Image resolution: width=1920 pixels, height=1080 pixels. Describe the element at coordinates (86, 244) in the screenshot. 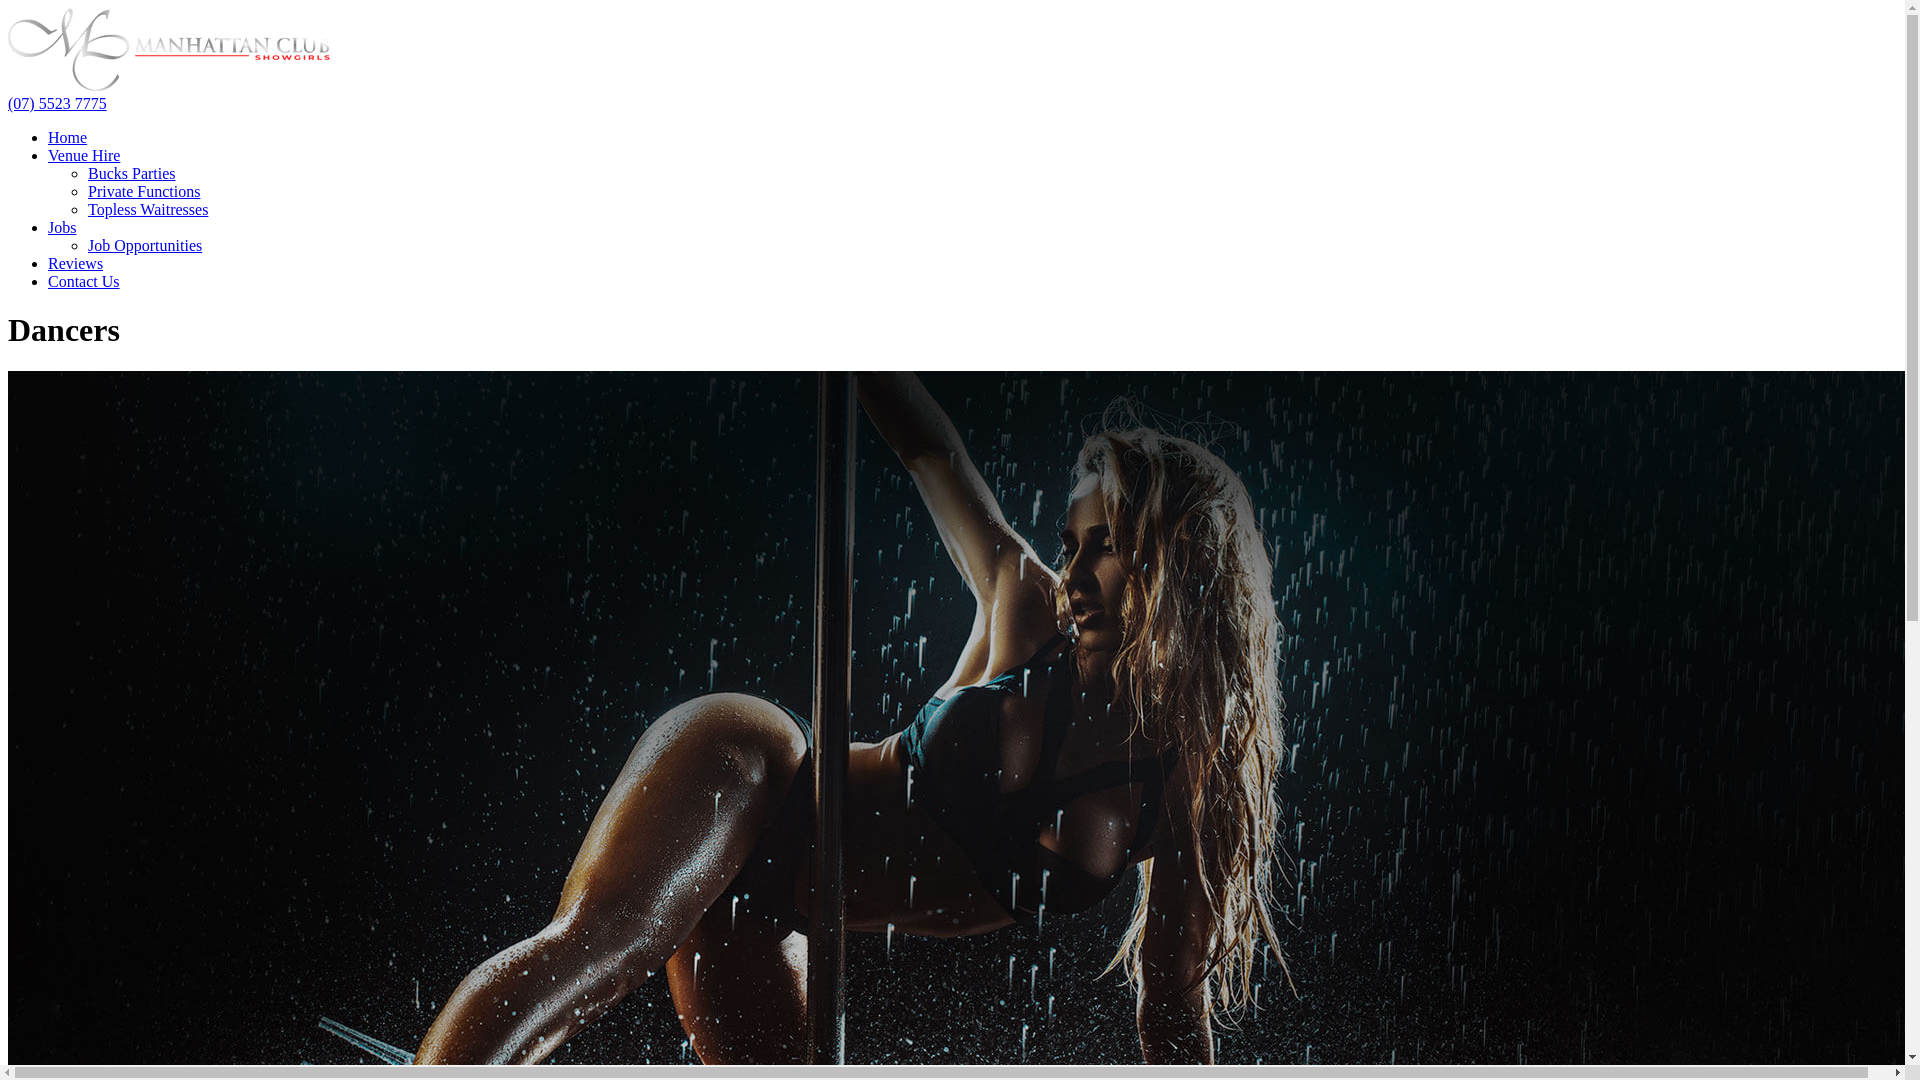

I see `'Job Opportunities'` at that location.